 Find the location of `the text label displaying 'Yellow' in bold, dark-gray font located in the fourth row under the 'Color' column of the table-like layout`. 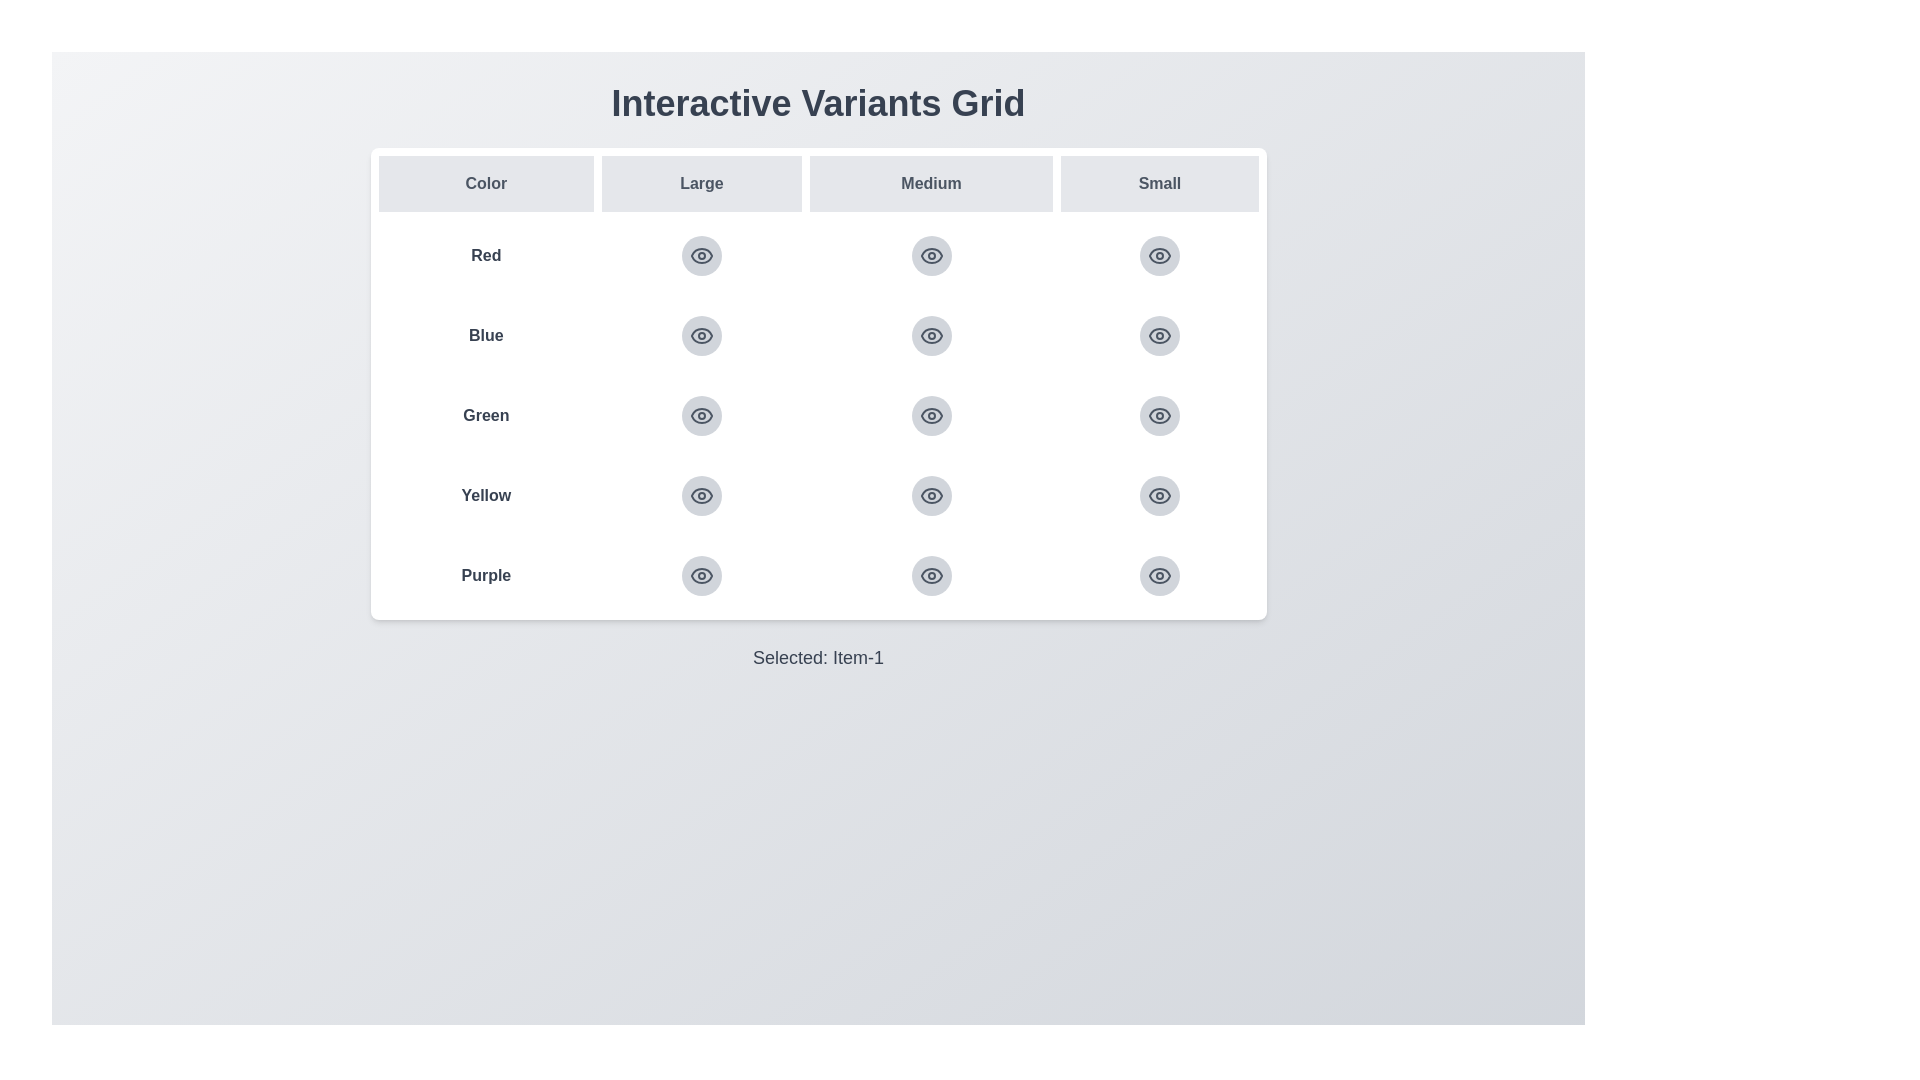

the text label displaying 'Yellow' in bold, dark-gray font located in the fourth row under the 'Color' column of the table-like layout is located at coordinates (486, 495).